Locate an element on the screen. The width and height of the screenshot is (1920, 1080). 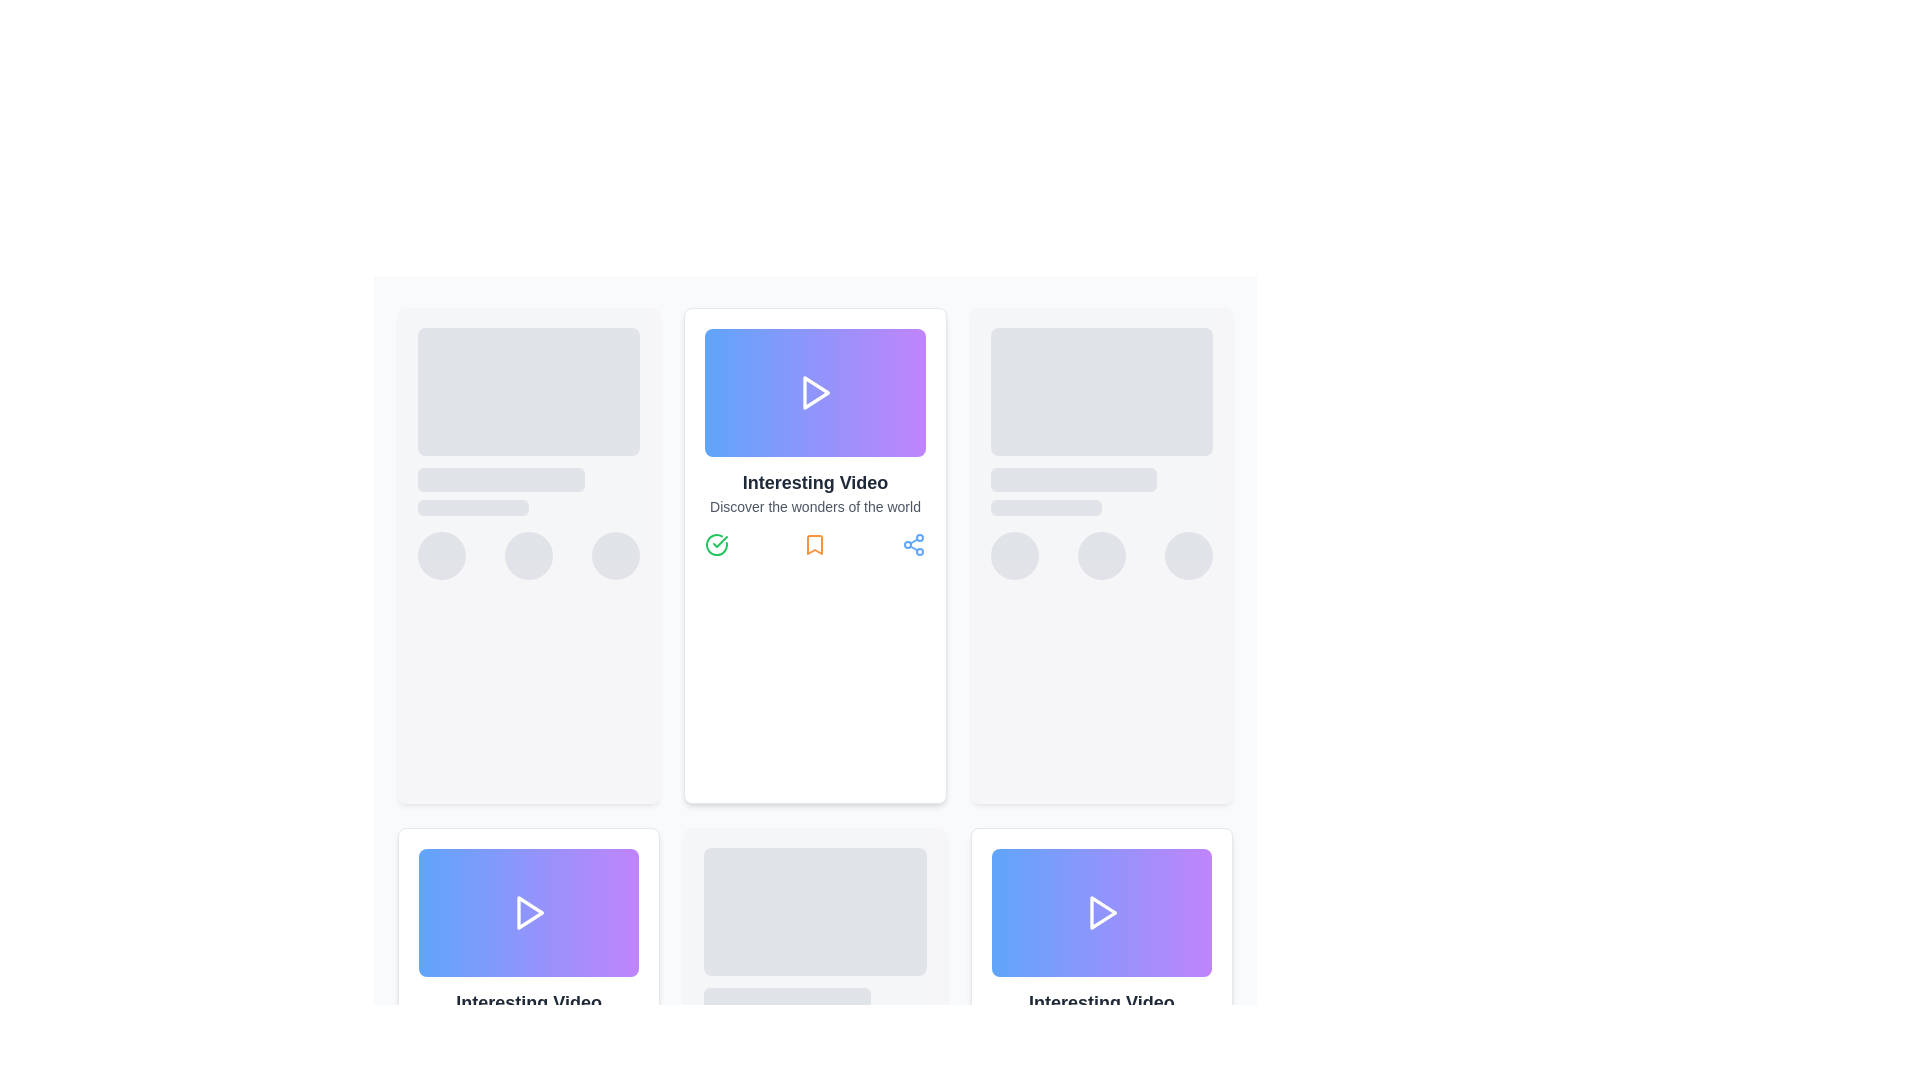
the circular green checkmark icon, which is the leftmost in a row of three icons at the bottom of a card component is located at coordinates (717, 544).